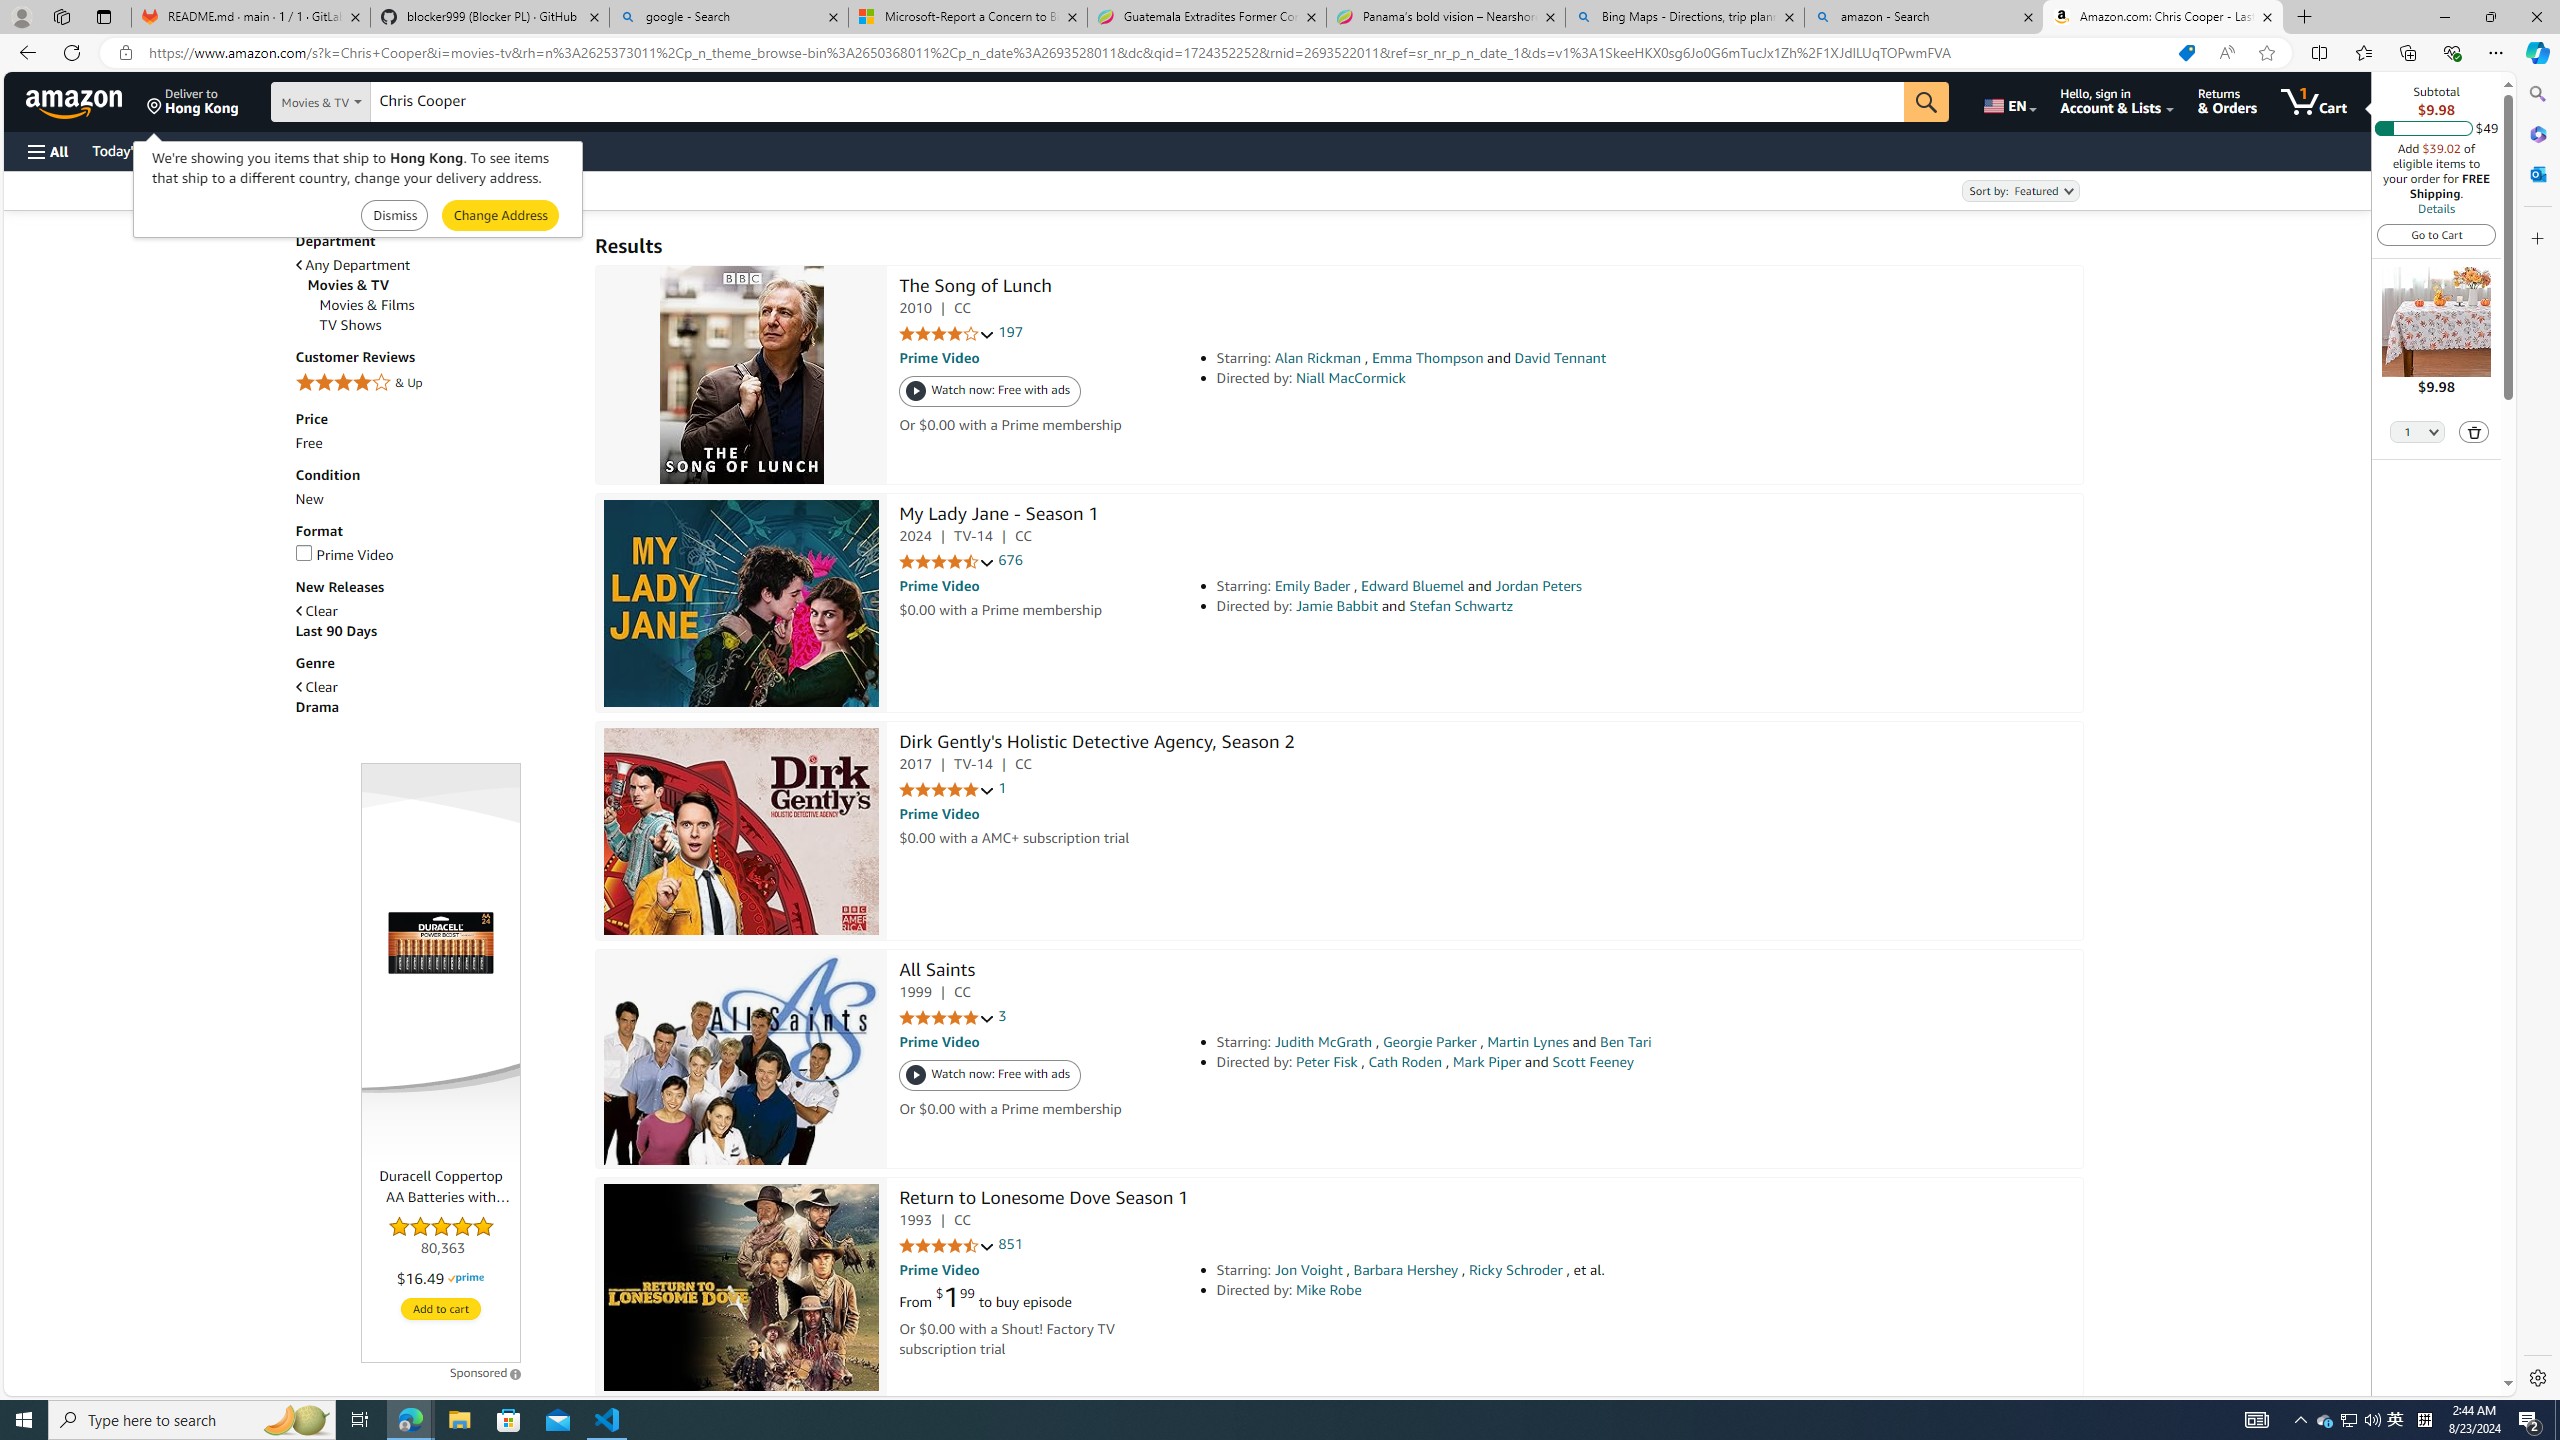 The height and width of the screenshot is (1440, 2560). What do you see at coordinates (1322, 1041) in the screenshot?
I see `'Judith McGrath'` at bounding box center [1322, 1041].